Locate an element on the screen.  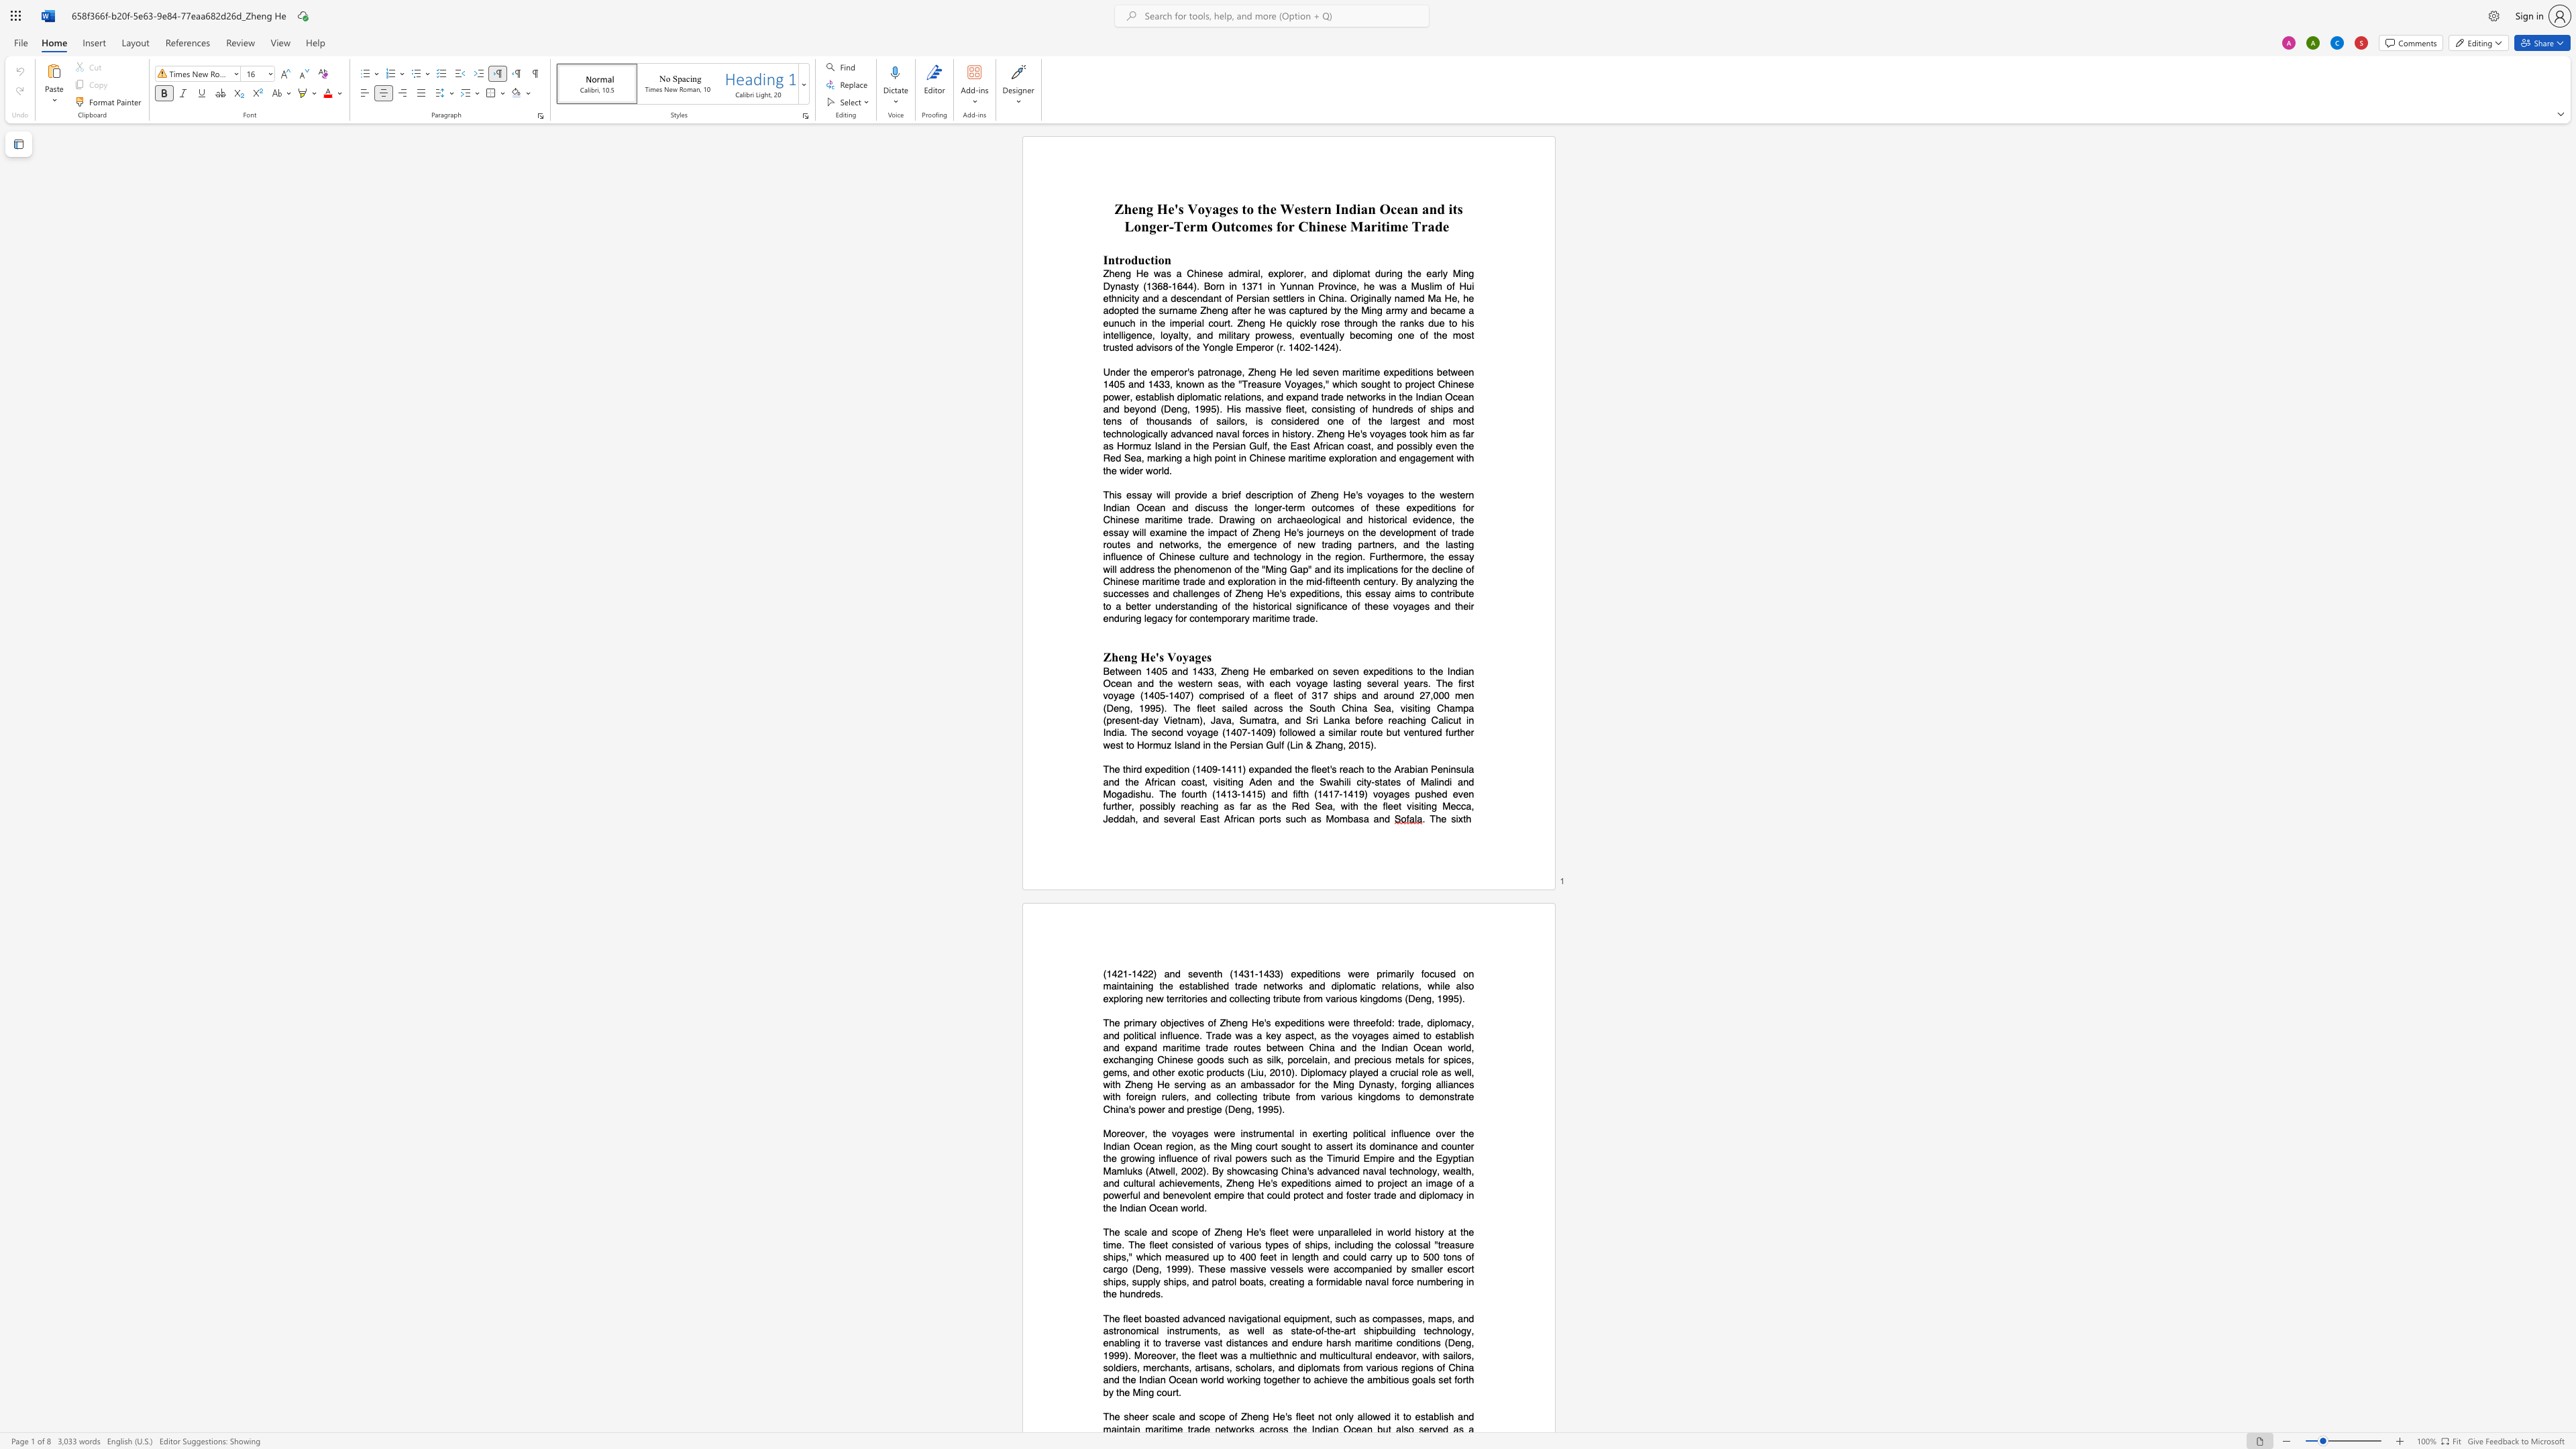
the subset text "ethnic and mul" within the text "shipbuilding technology, enabling it to traverse vast distances and endure harsh maritime conditions (Deng, 1999). Moreover, the fleet was a multiethnic and multicultural endeavor, with sailors, soldiers, merchants, artisans, scholars, and diplomats from various regions of China and the Indian Ocean world working together to achieve the ambitious goals set forth by the Ming court." is located at coordinates (1269, 1355).